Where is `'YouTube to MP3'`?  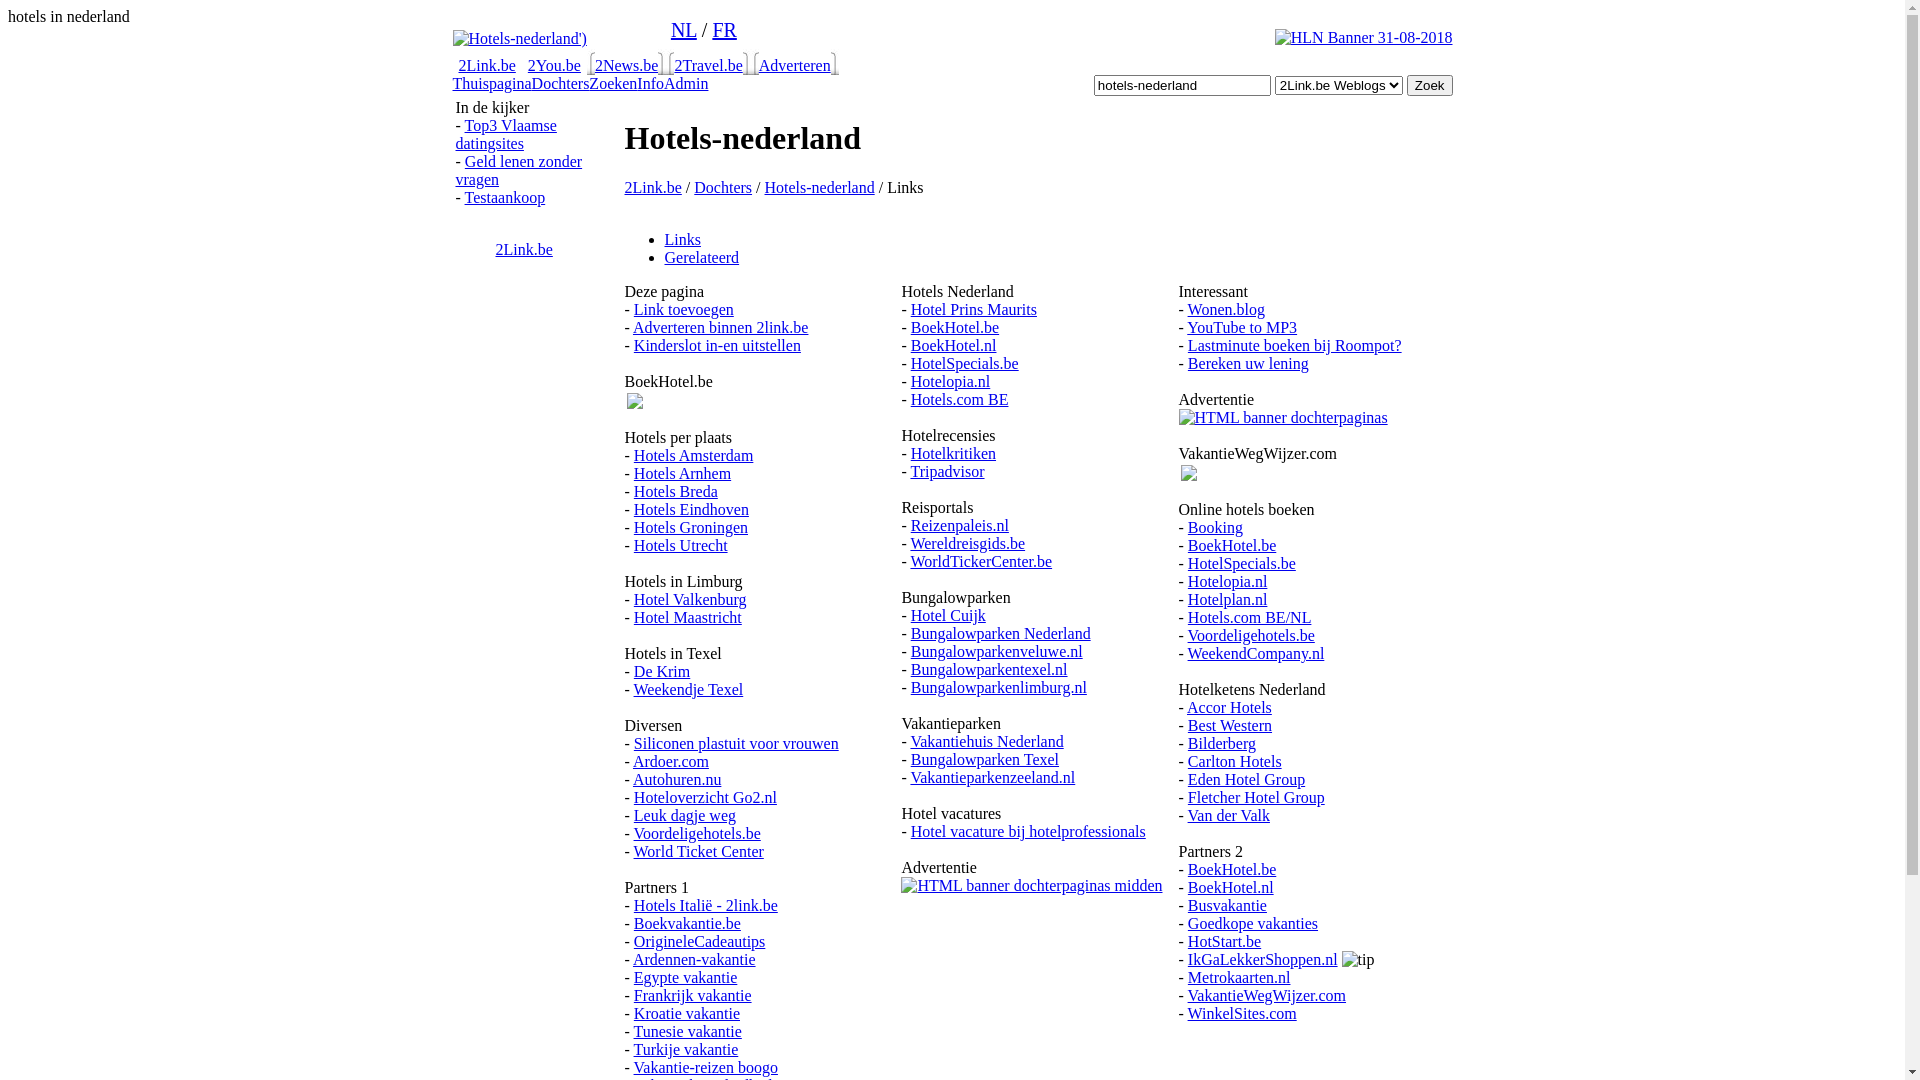 'YouTube to MP3' is located at coordinates (1241, 326).